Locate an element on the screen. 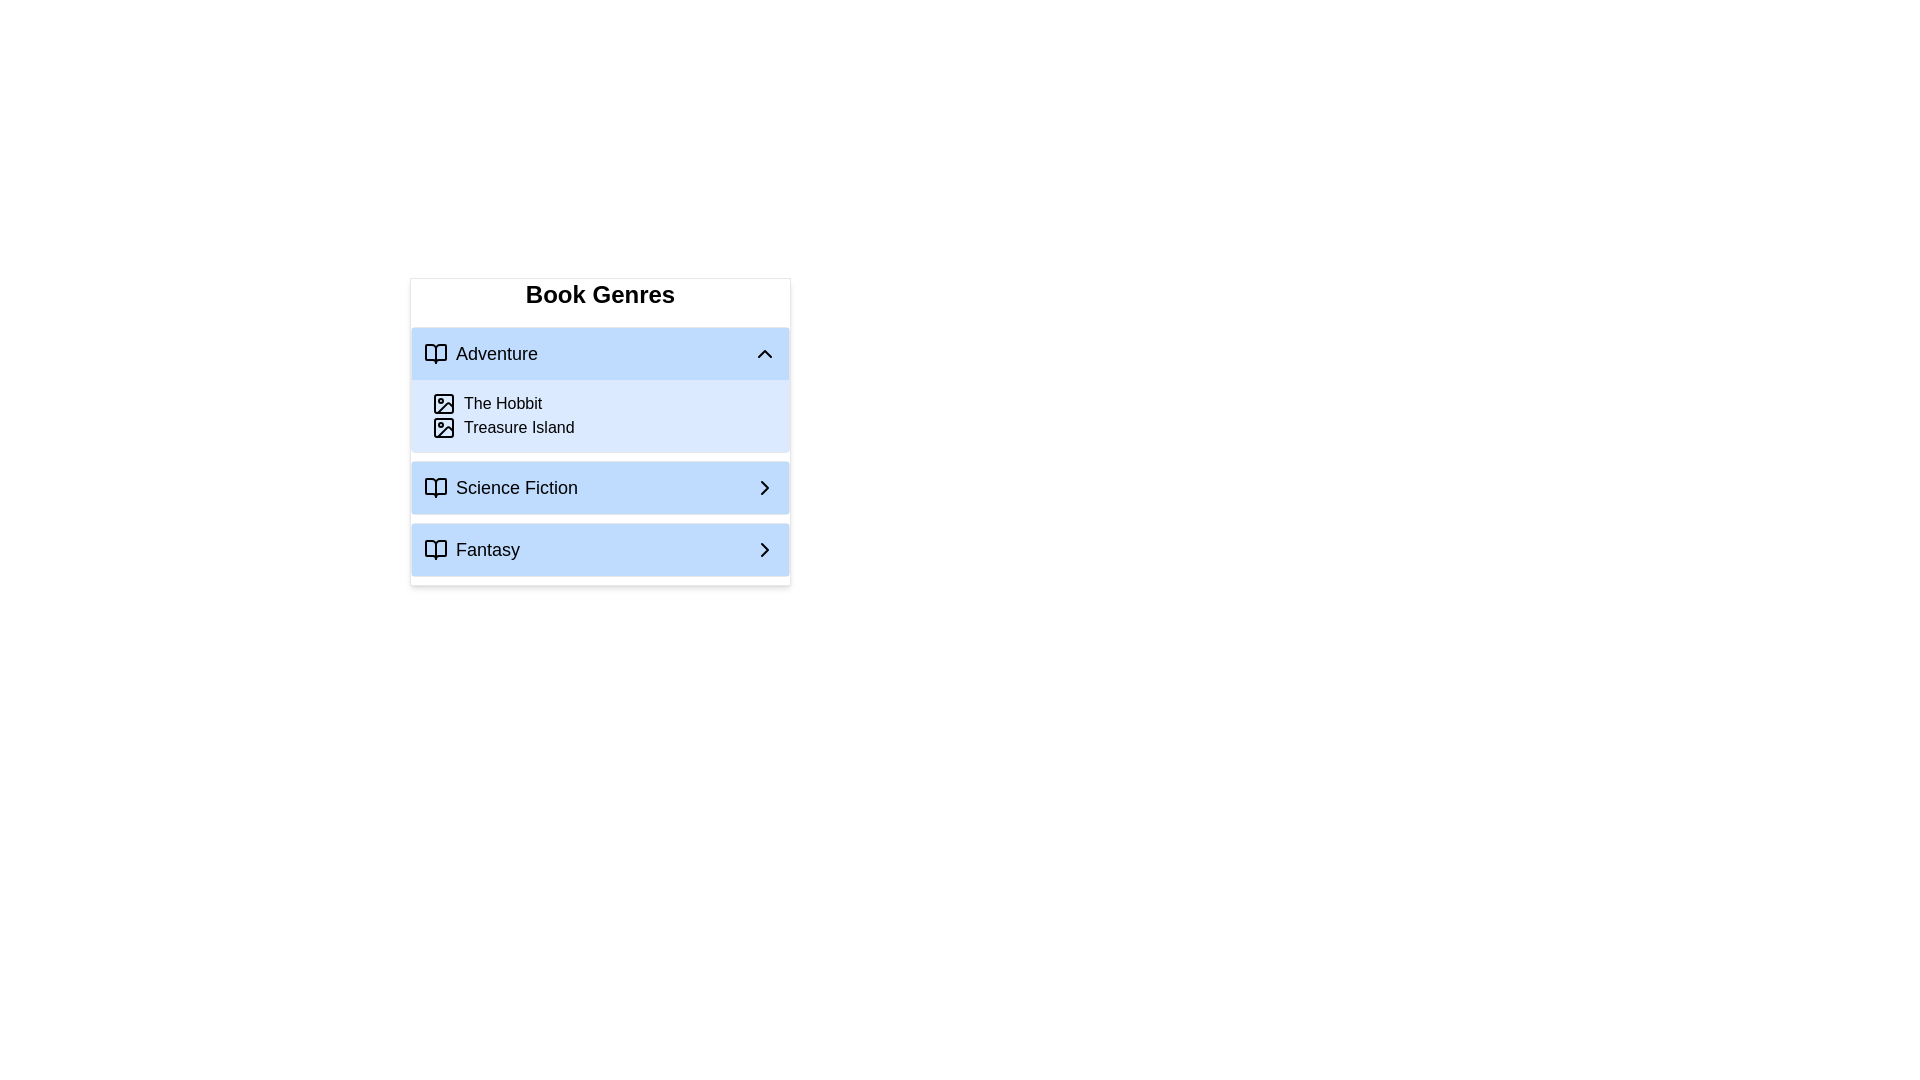  the book title in the categorical menu is located at coordinates (599, 431).